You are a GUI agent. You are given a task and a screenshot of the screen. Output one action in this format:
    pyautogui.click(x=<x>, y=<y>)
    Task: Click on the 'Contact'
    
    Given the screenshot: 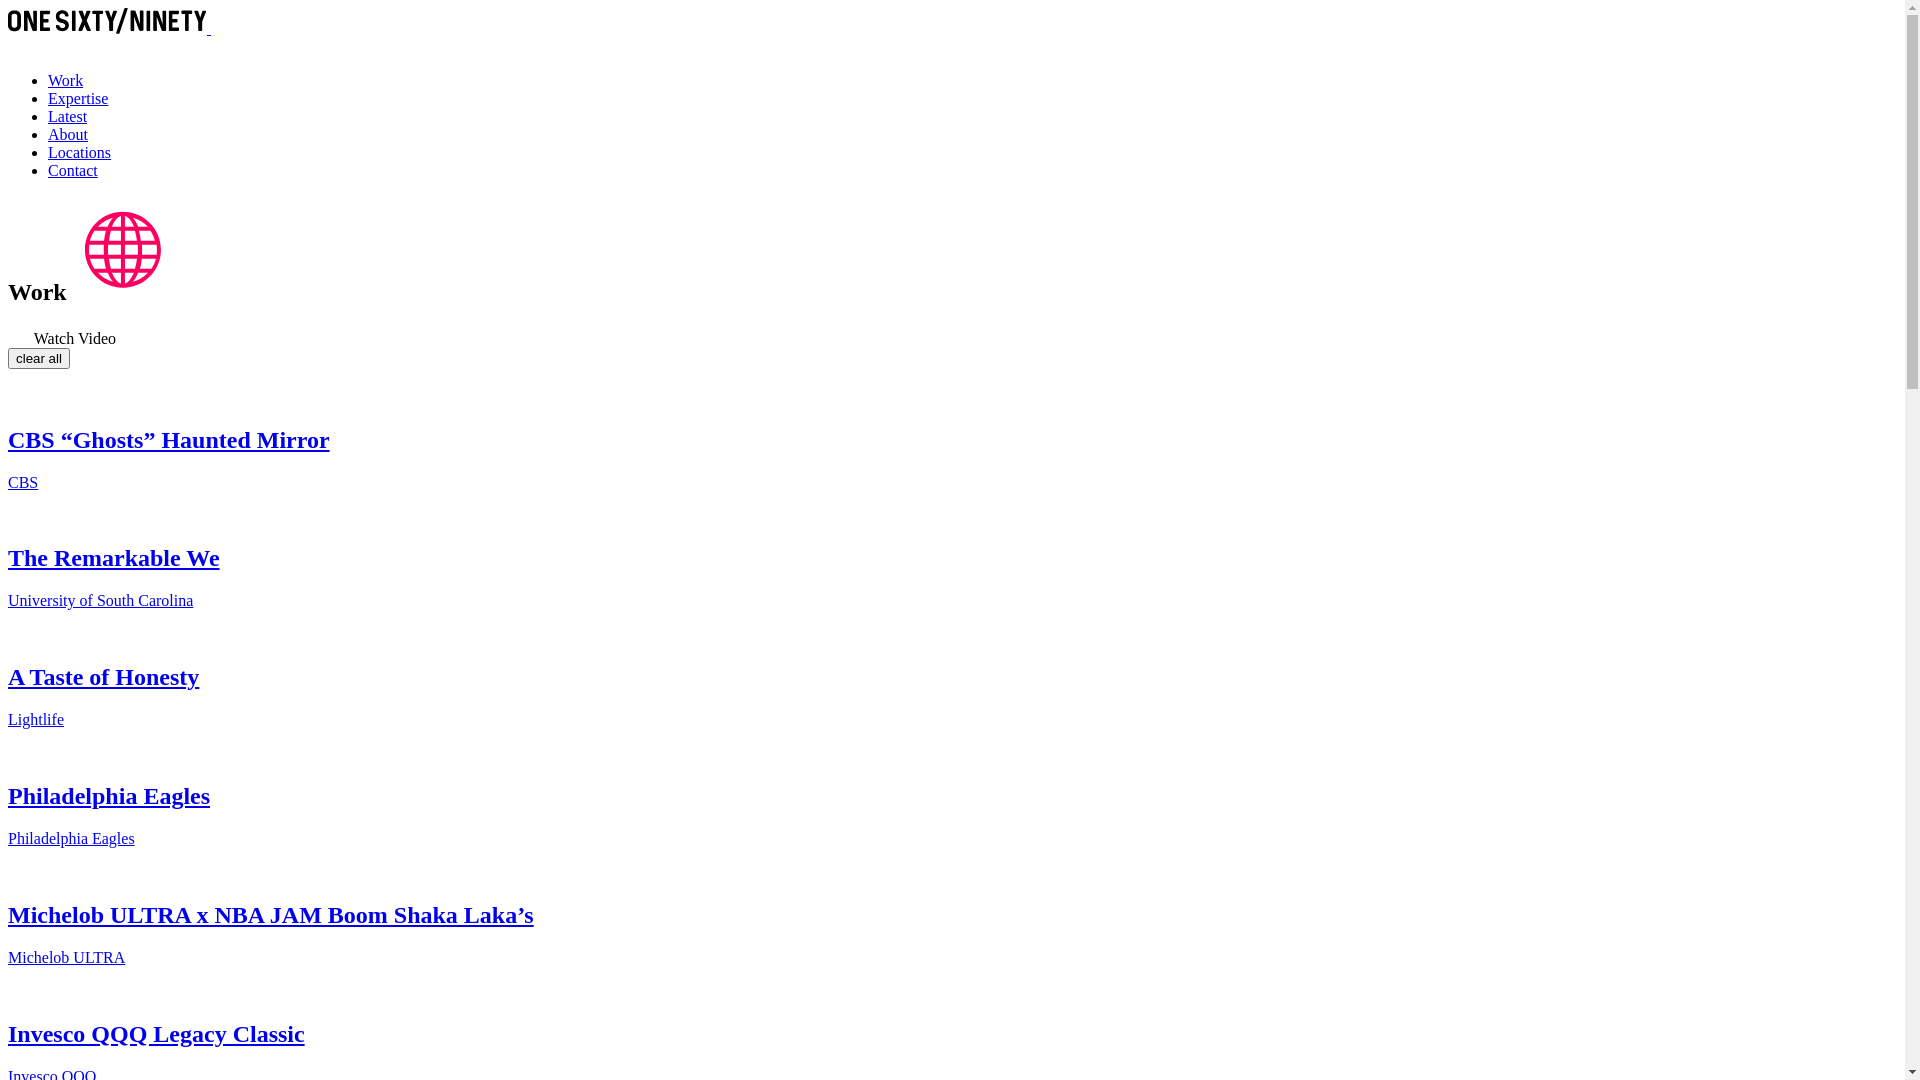 What is the action you would take?
    pyautogui.click(x=72, y=169)
    